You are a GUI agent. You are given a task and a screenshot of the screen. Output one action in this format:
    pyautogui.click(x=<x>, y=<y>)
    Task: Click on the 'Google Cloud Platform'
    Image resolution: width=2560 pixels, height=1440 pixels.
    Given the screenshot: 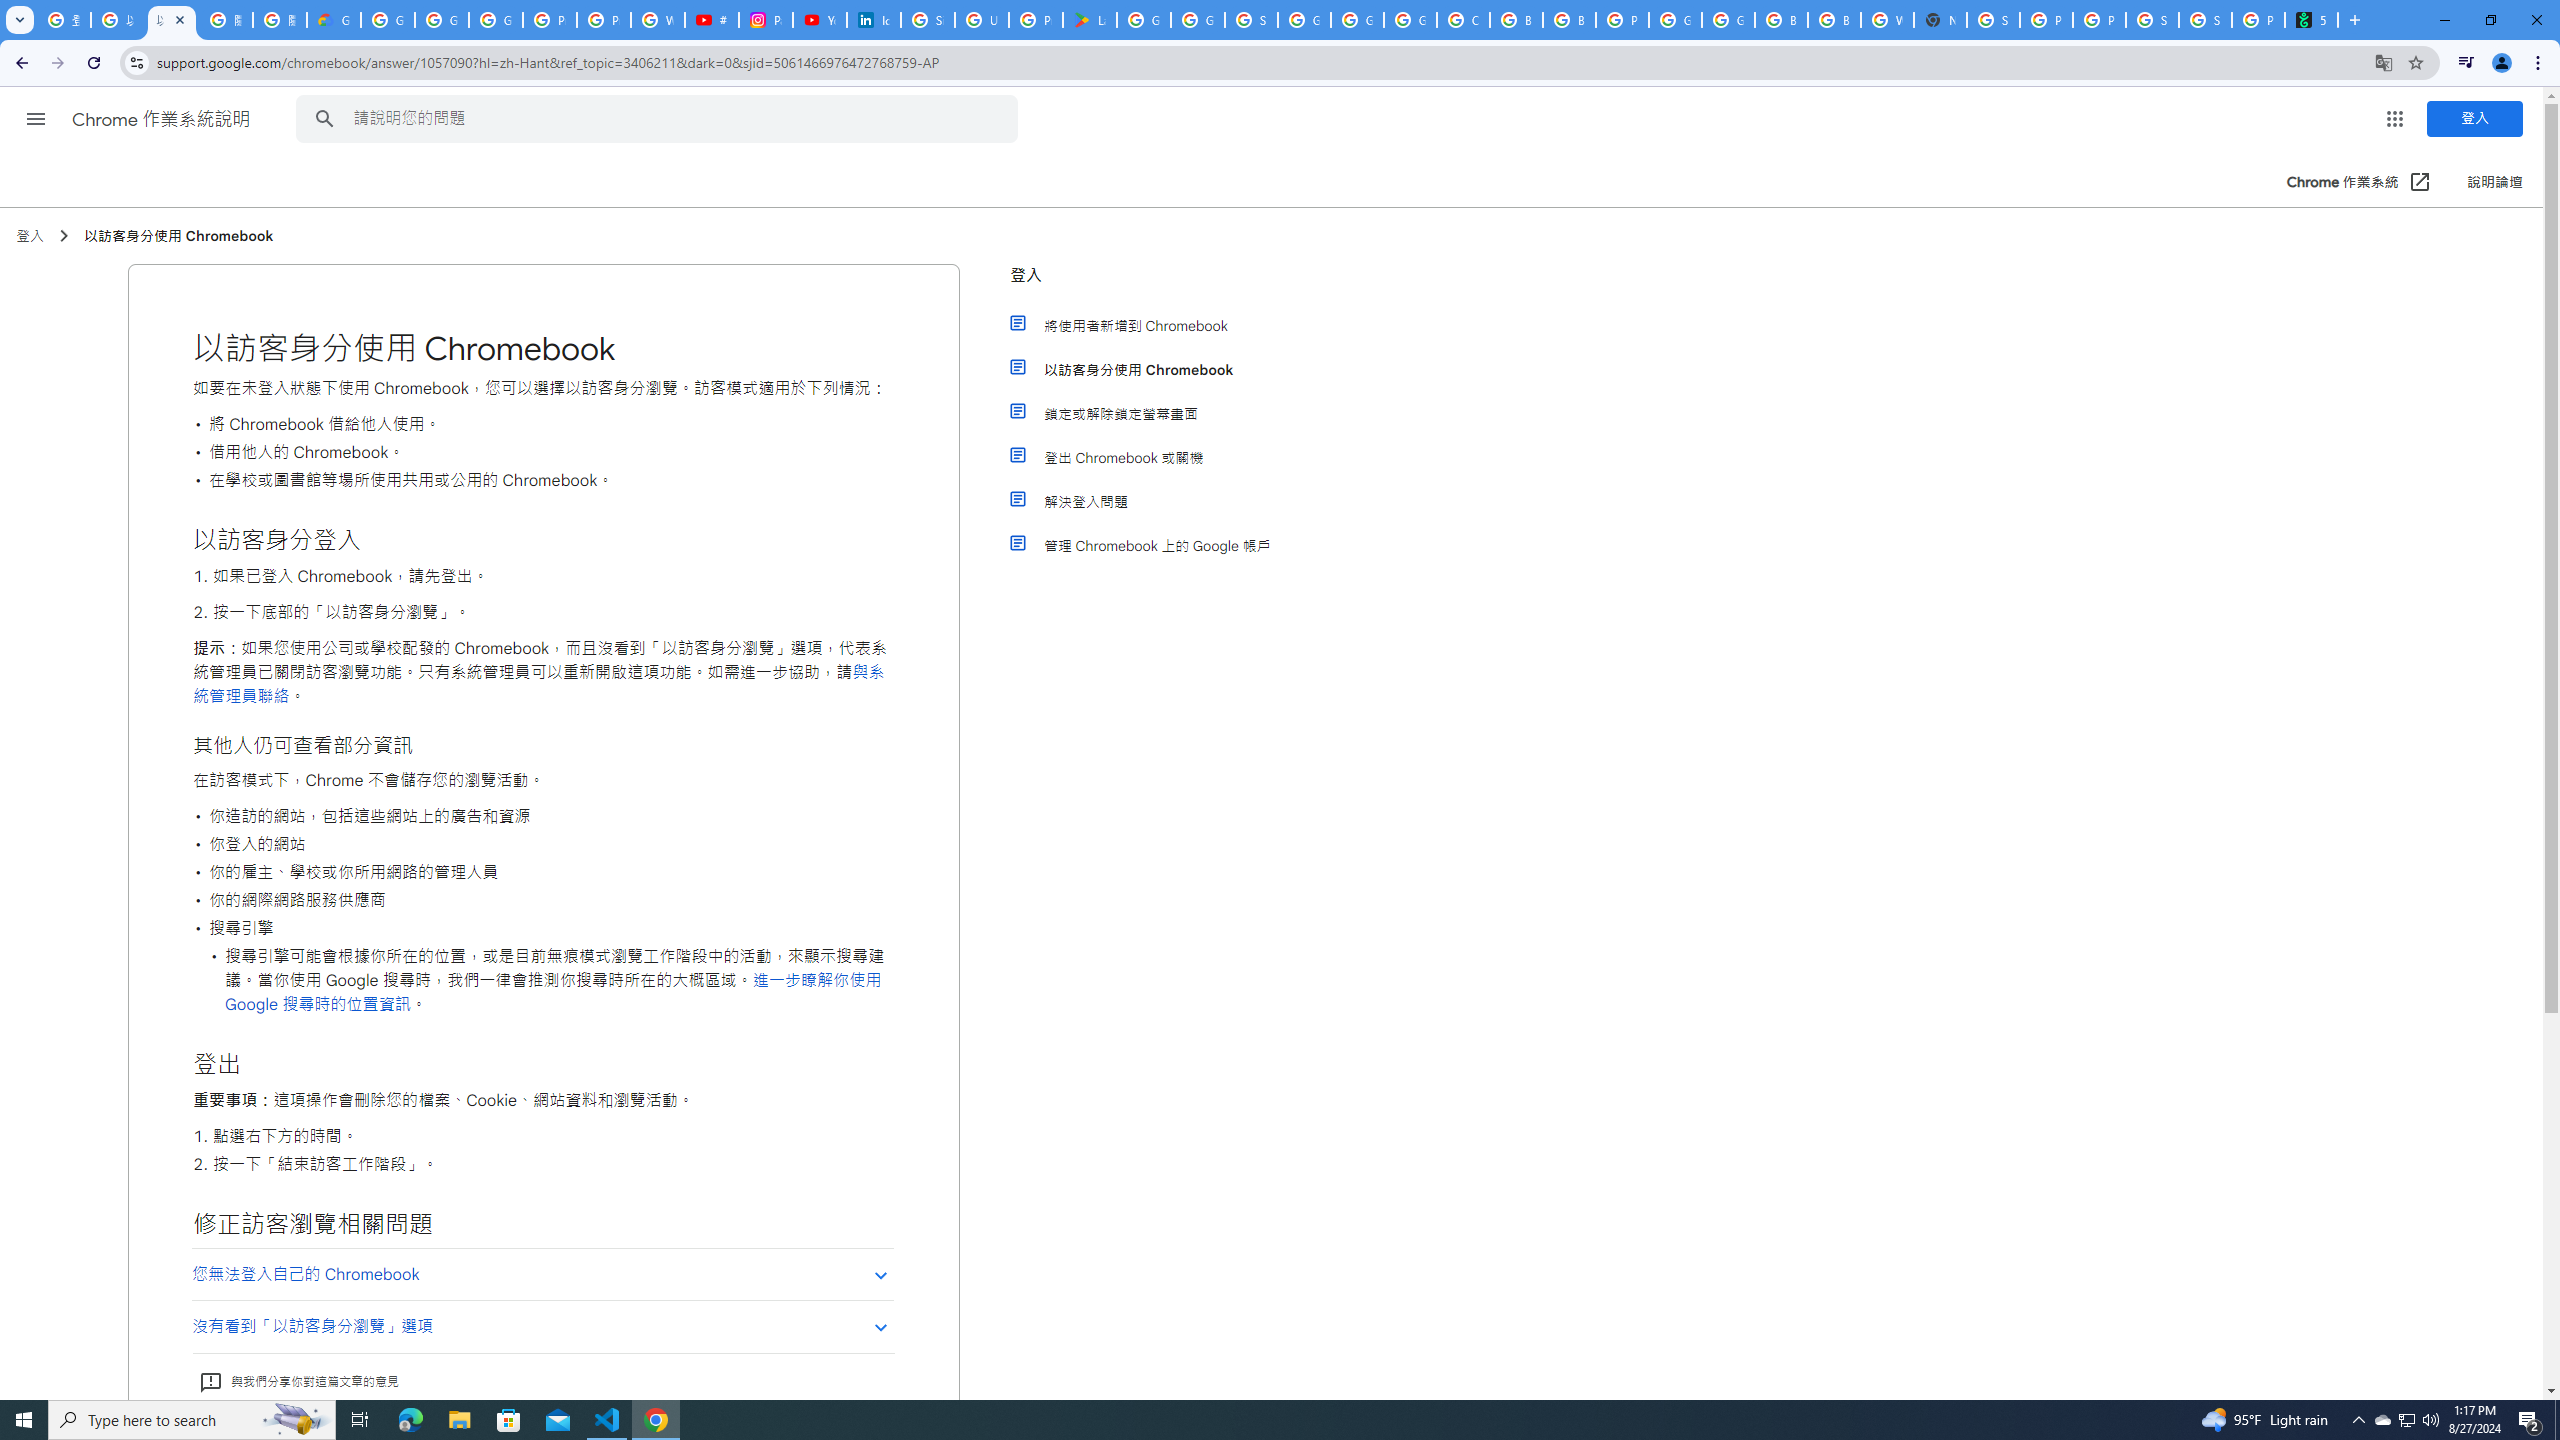 What is the action you would take?
    pyautogui.click(x=1675, y=19)
    